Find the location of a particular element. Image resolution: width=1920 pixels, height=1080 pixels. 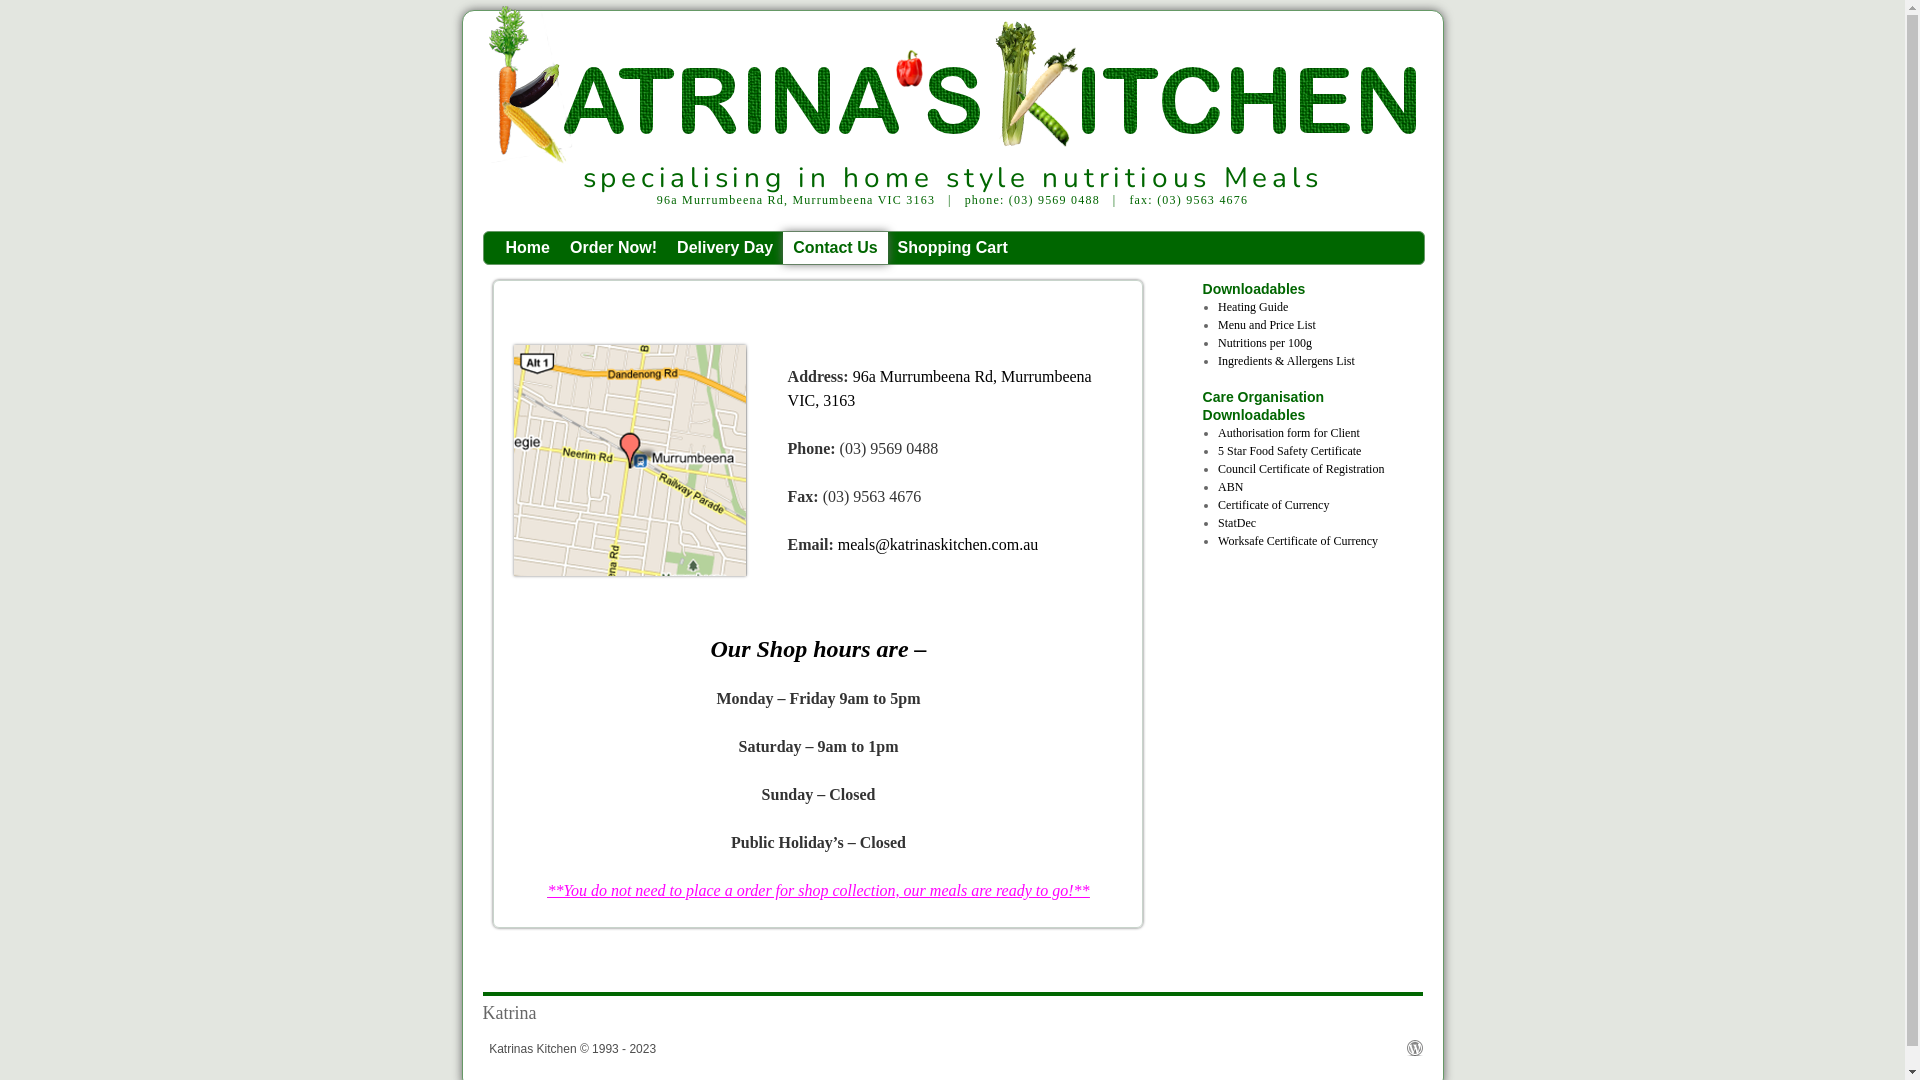

'Nutritions per 100g' is located at coordinates (1217, 342).